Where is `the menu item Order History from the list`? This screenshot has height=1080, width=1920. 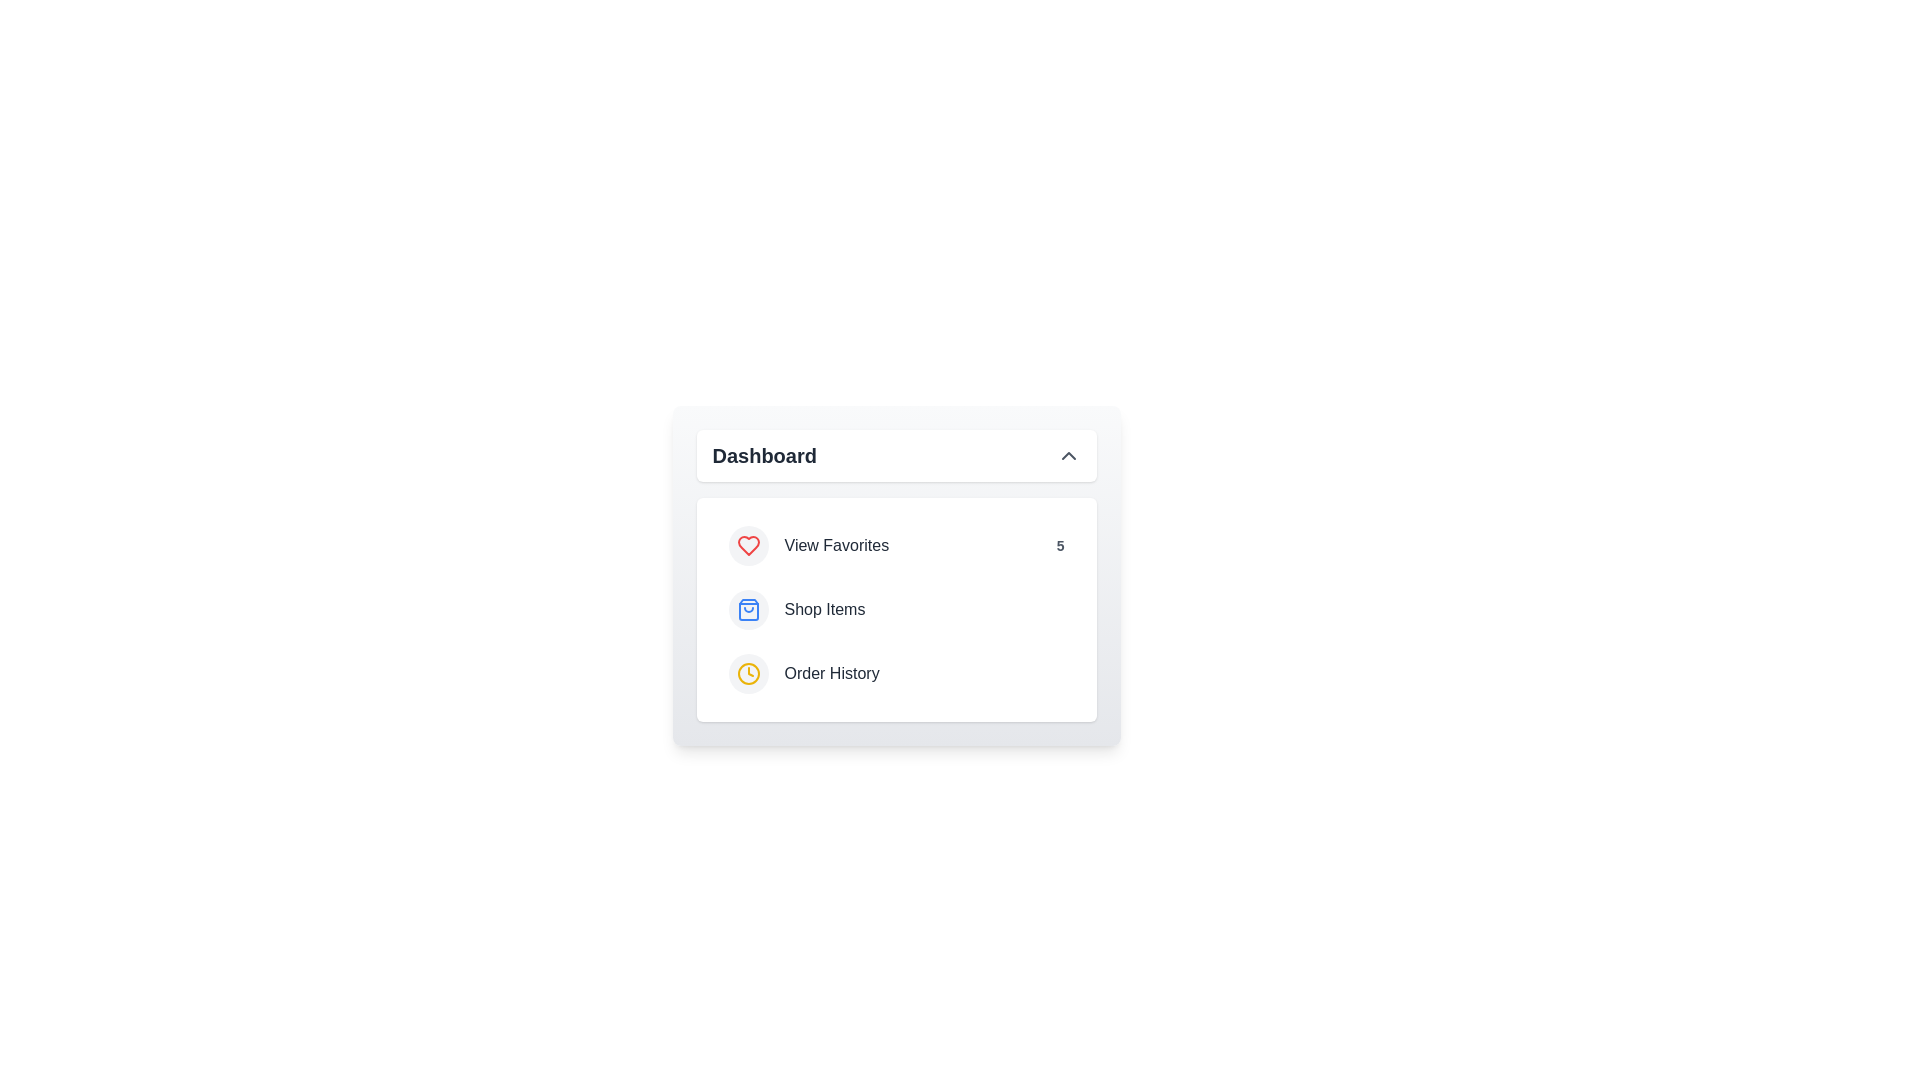 the menu item Order History from the list is located at coordinates (895, 674).